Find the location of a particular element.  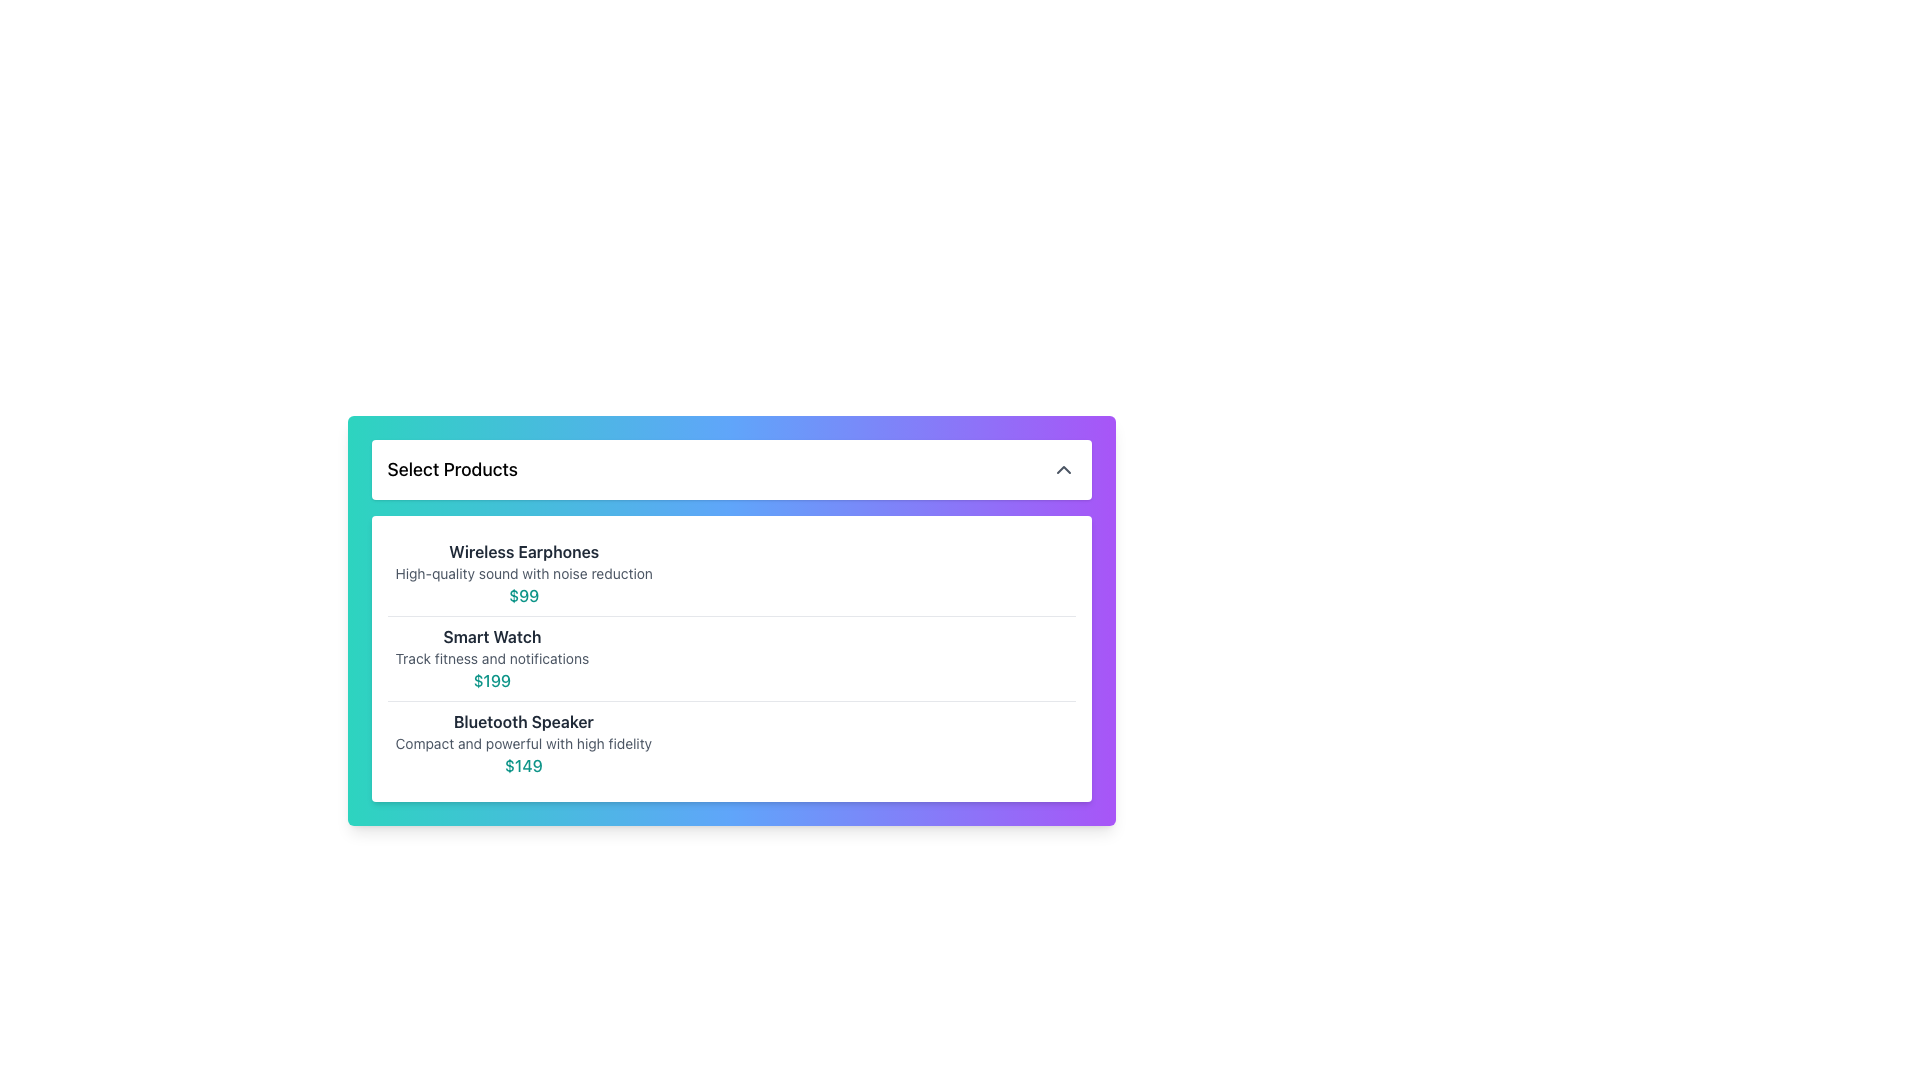

the first product entry for 'Wireless Earphones' in the 'Select Products' list is located at coordinates (730, 574).